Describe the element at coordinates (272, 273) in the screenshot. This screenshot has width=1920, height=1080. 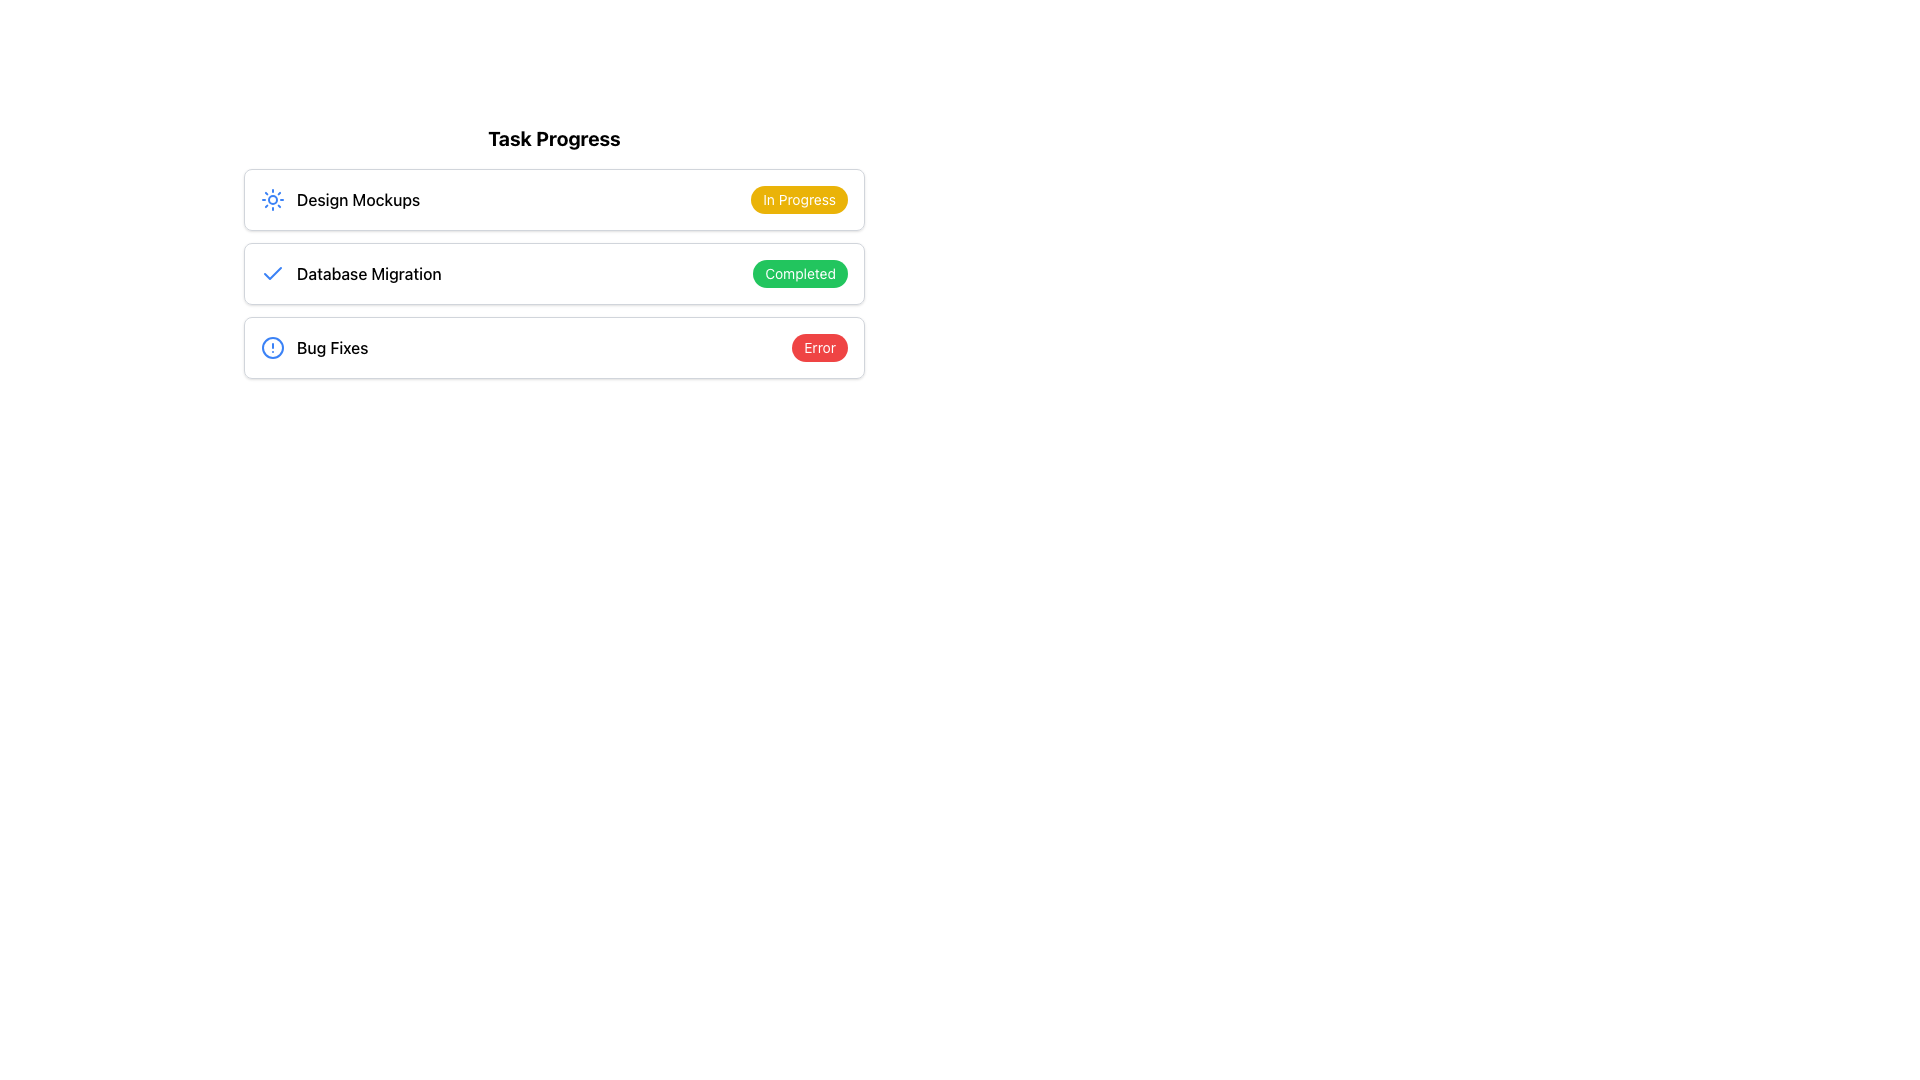
I see `the blue checkmark icon located to the left of the 'Database Migration' entry in the structured list` at that location.